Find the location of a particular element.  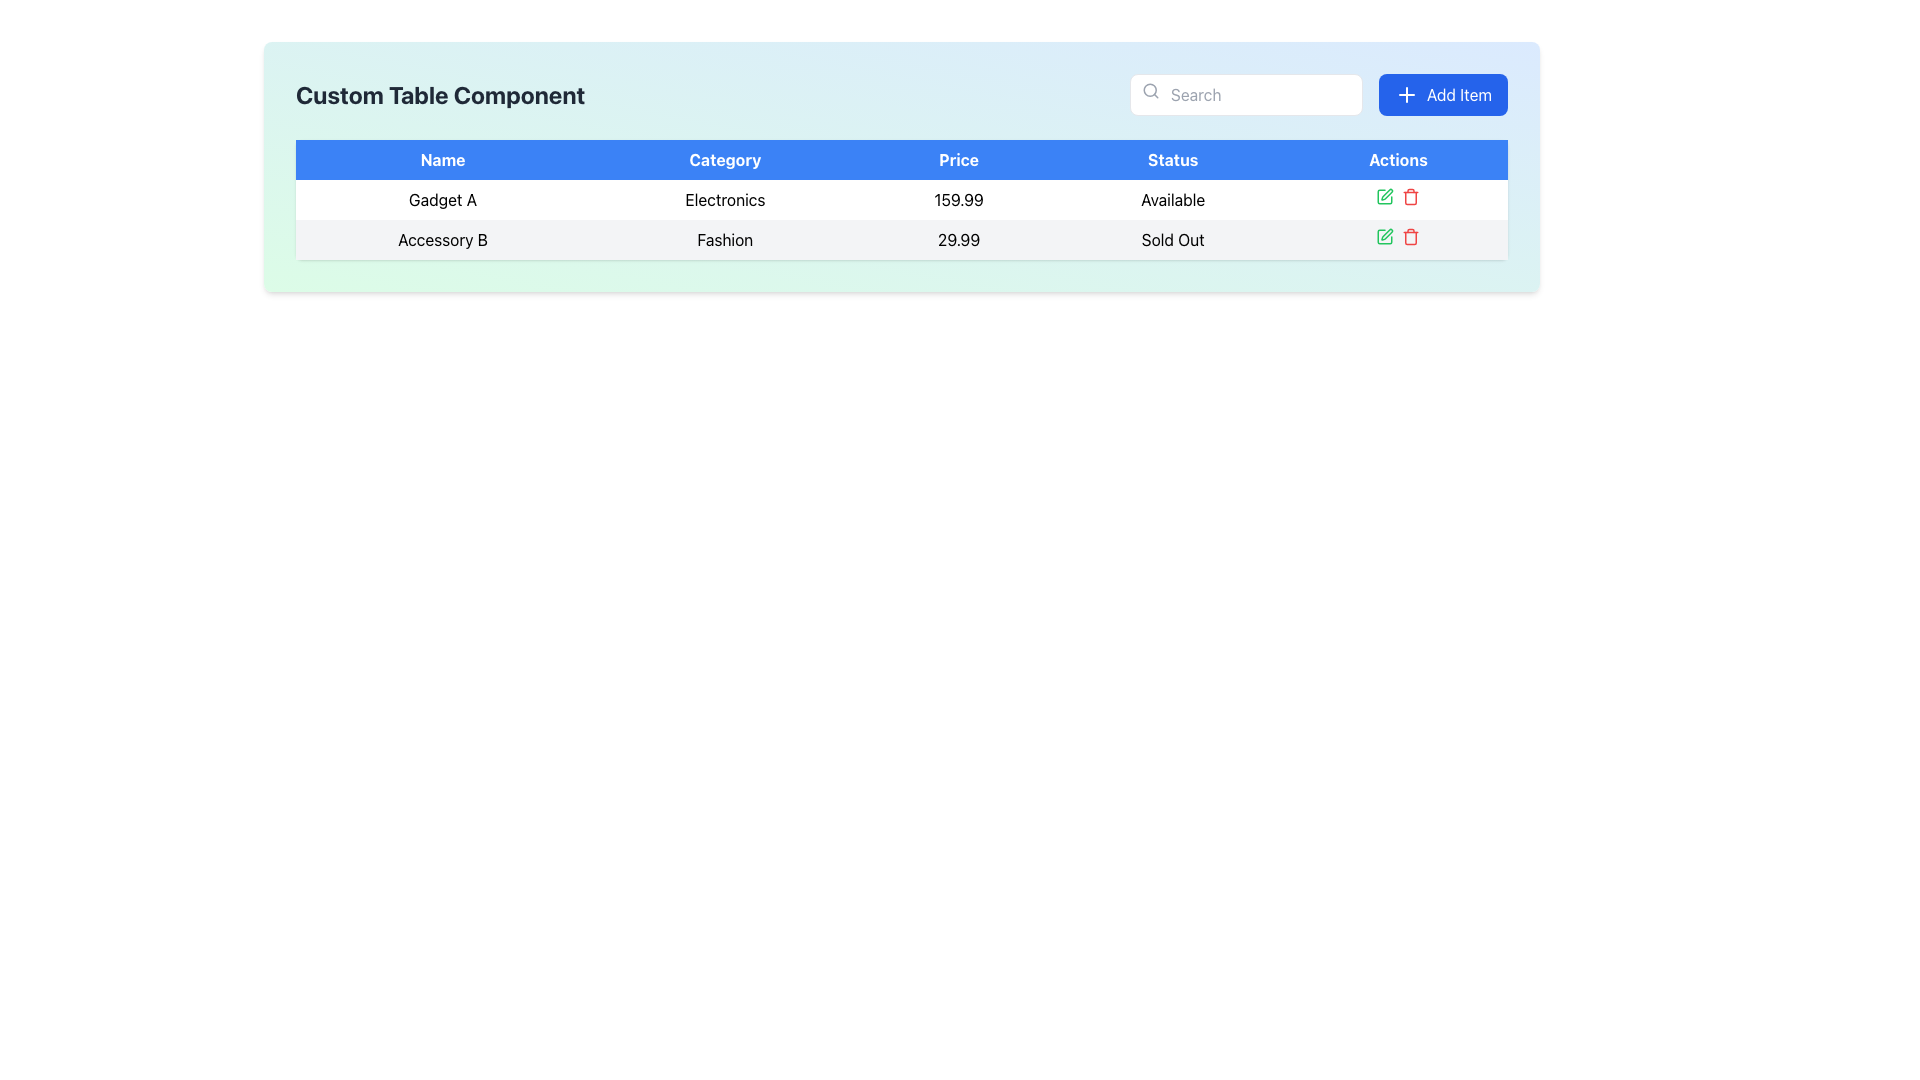

the delete icon in the Actions column of the row labeled 'Accessory B' is located at coordinates (1397, 238).